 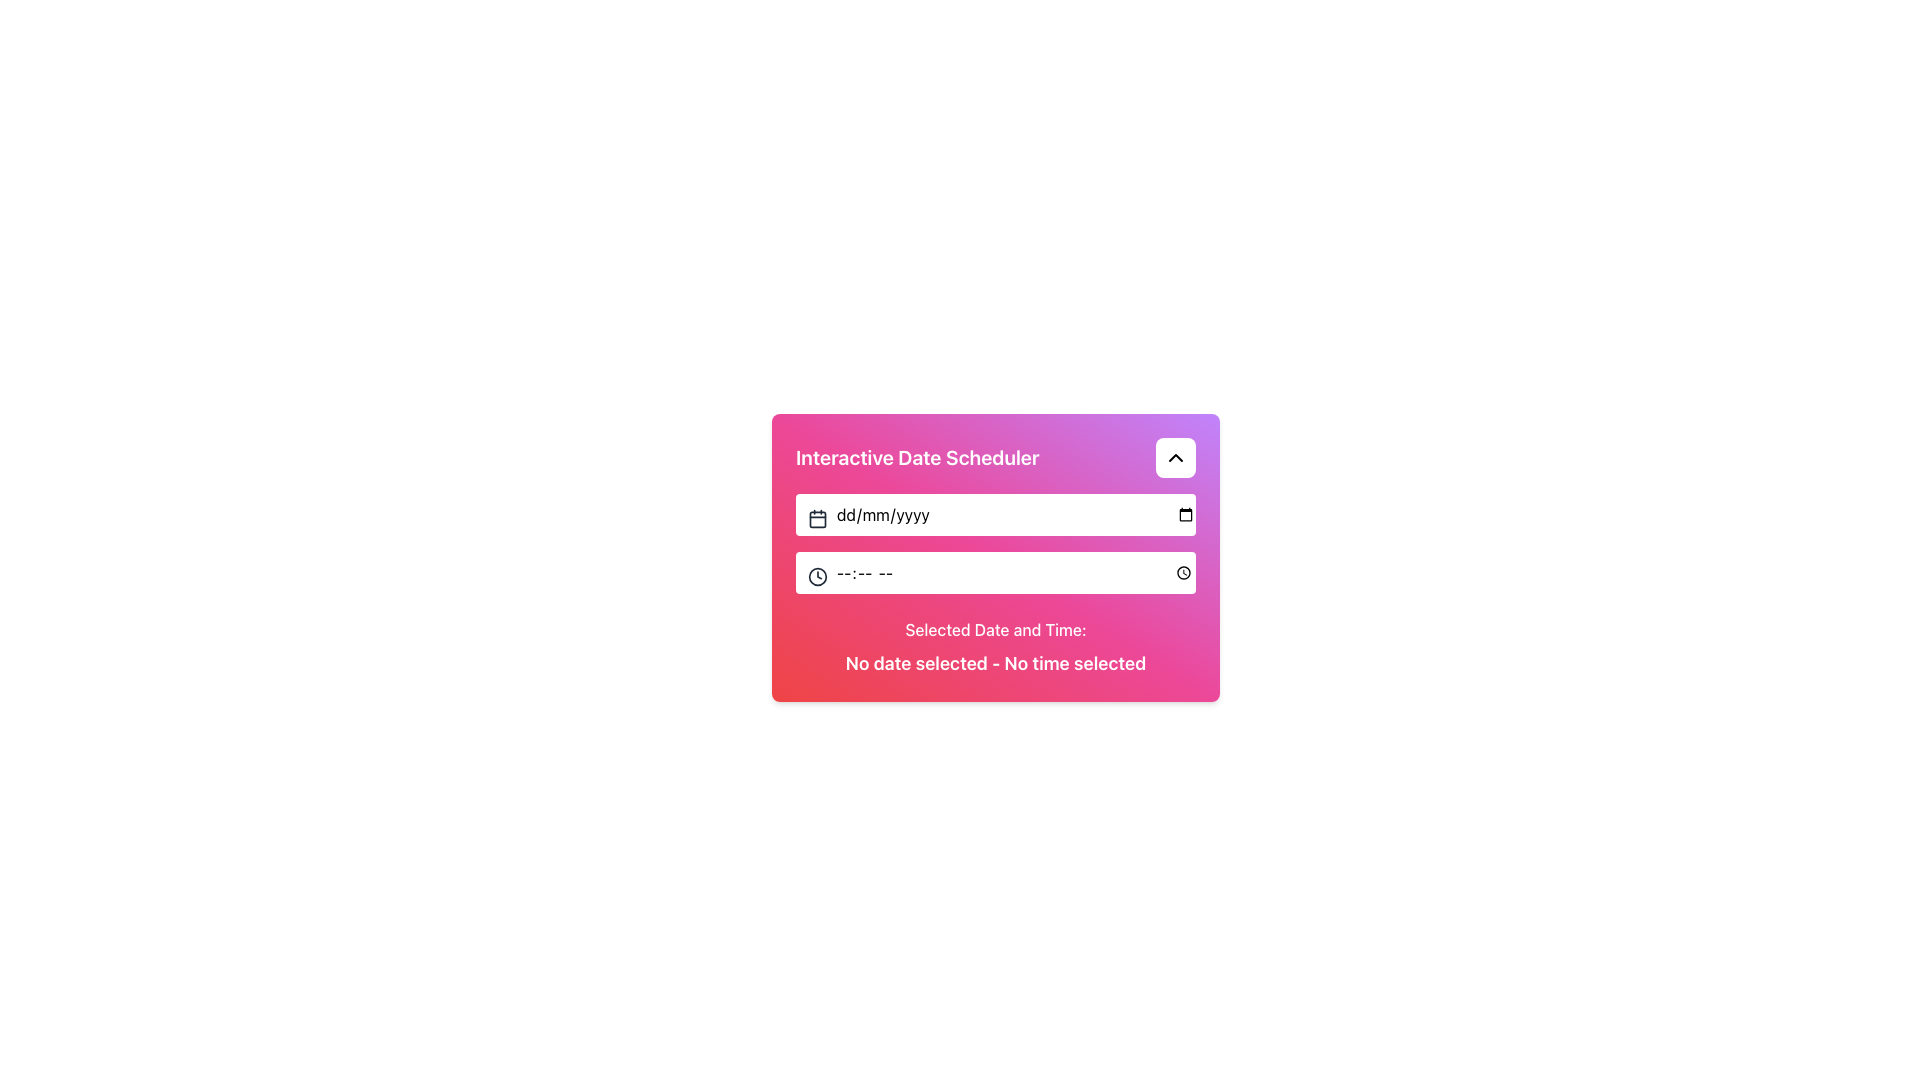 I want to click on the text label indicating that no date and time has been selected yet, located under the header 'Selected Date and Time:' in the 'Interactive Date Scheduler' panel, so click(x=996, y=663).